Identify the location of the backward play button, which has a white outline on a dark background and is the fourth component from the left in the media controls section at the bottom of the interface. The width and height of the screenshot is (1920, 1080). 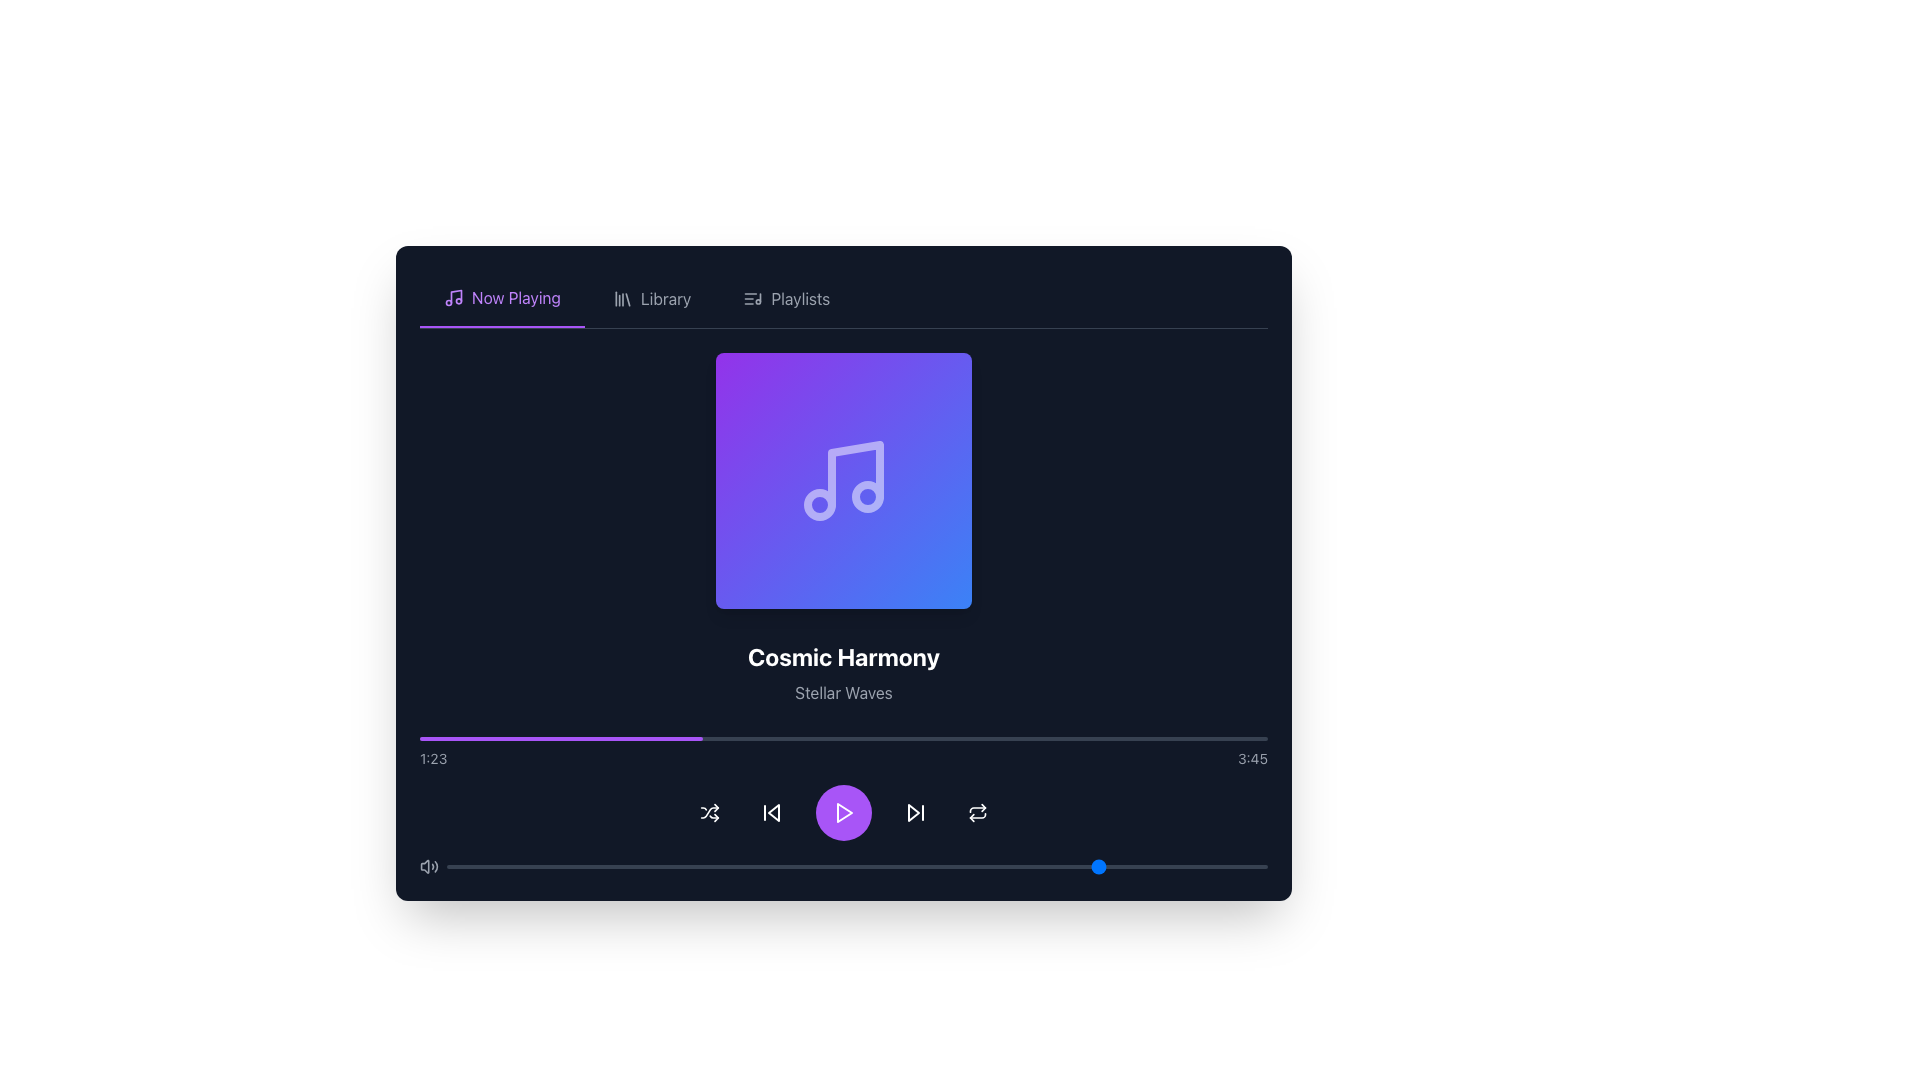
(771, 813).